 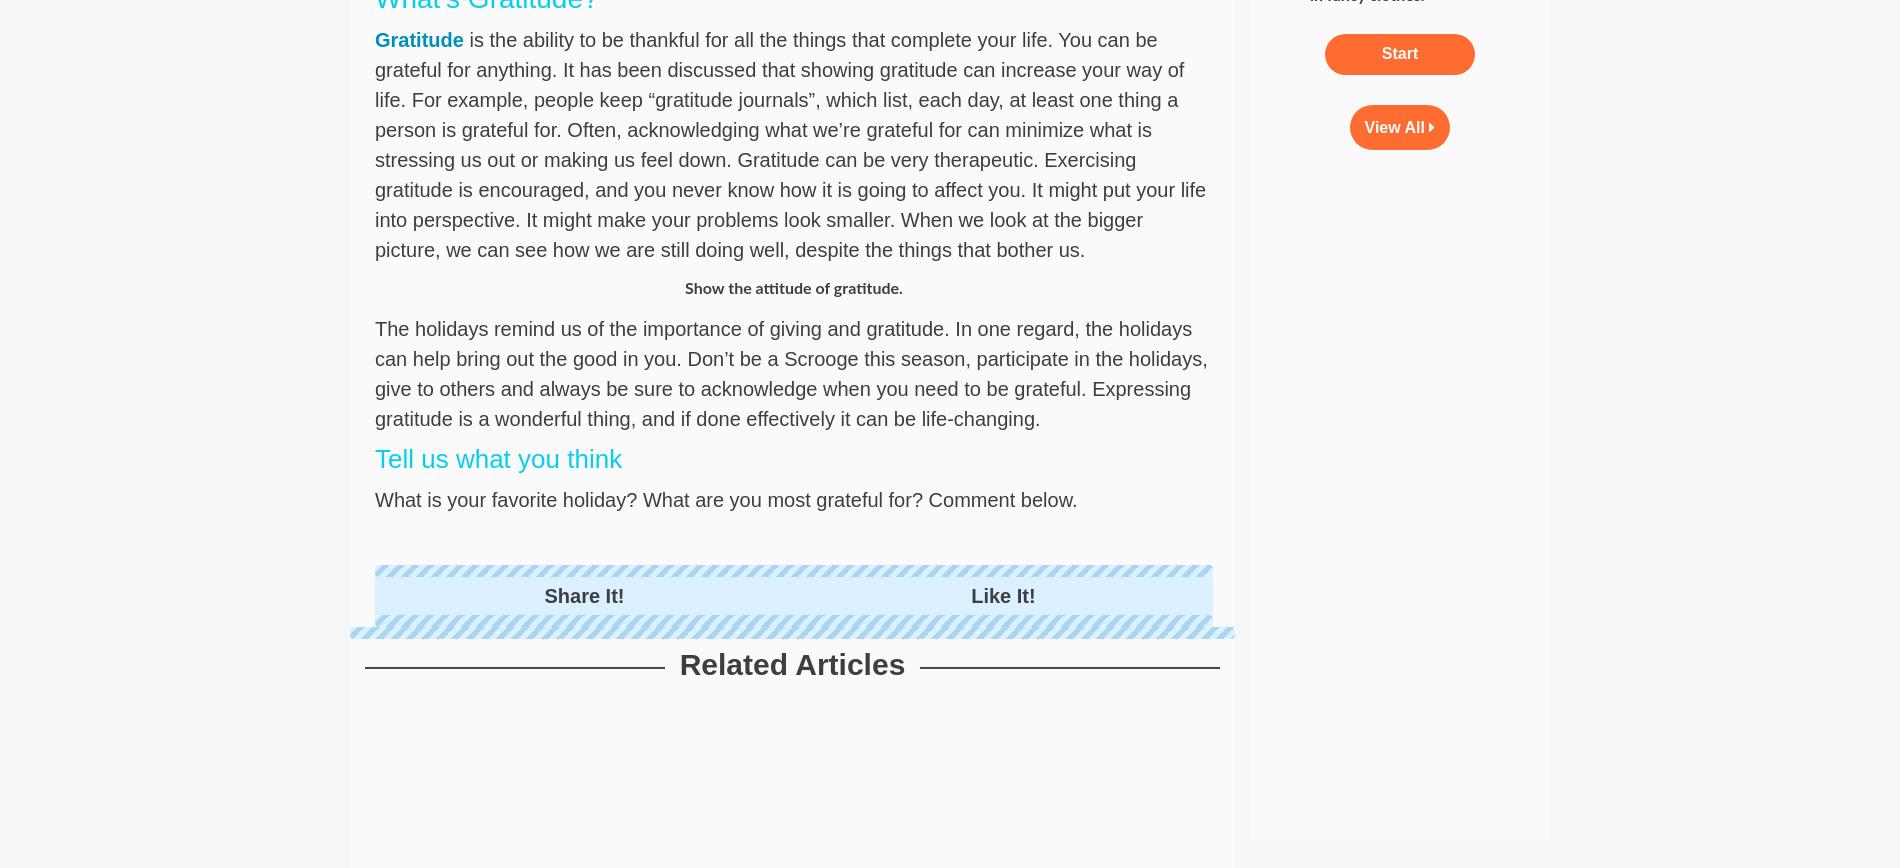 I want to click on 'Share It!', so click(x=584, y=595).